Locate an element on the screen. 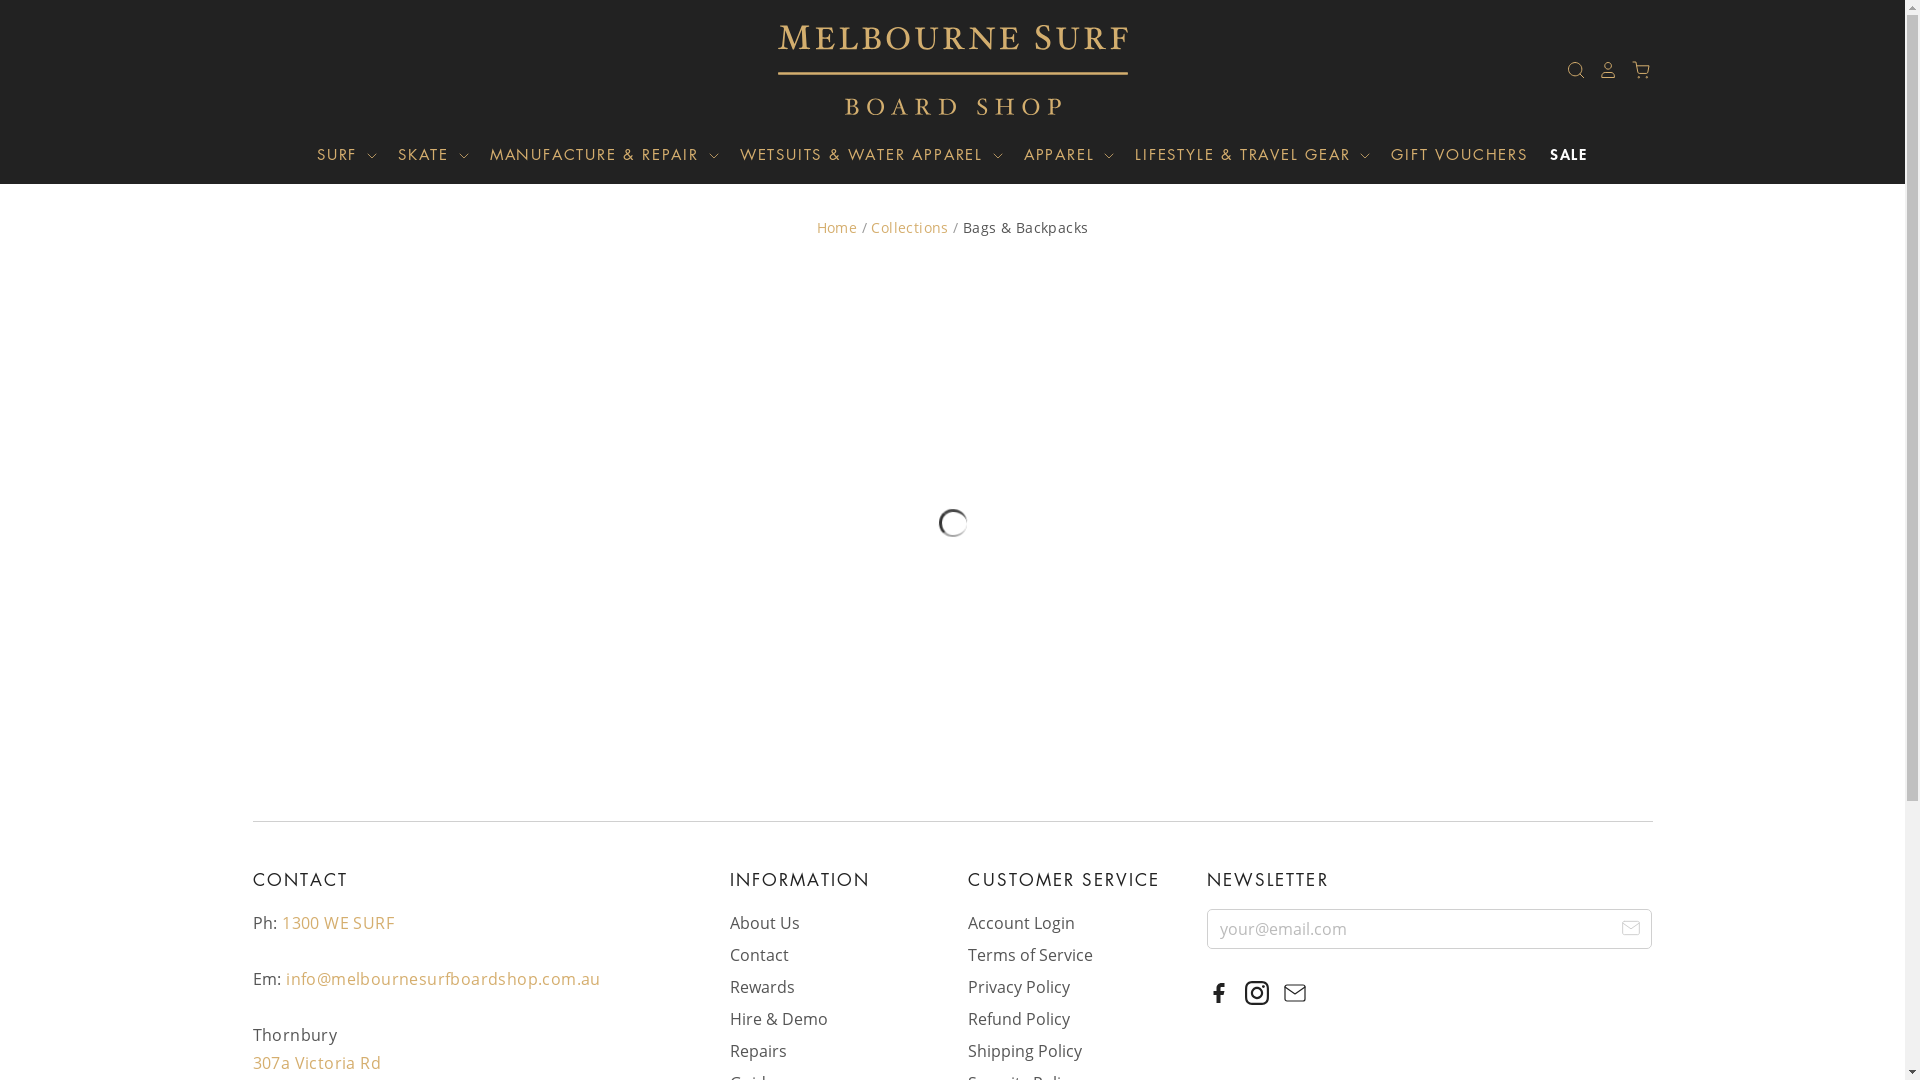  'Shipping Policy' is located at coordinates (1025, 1049).